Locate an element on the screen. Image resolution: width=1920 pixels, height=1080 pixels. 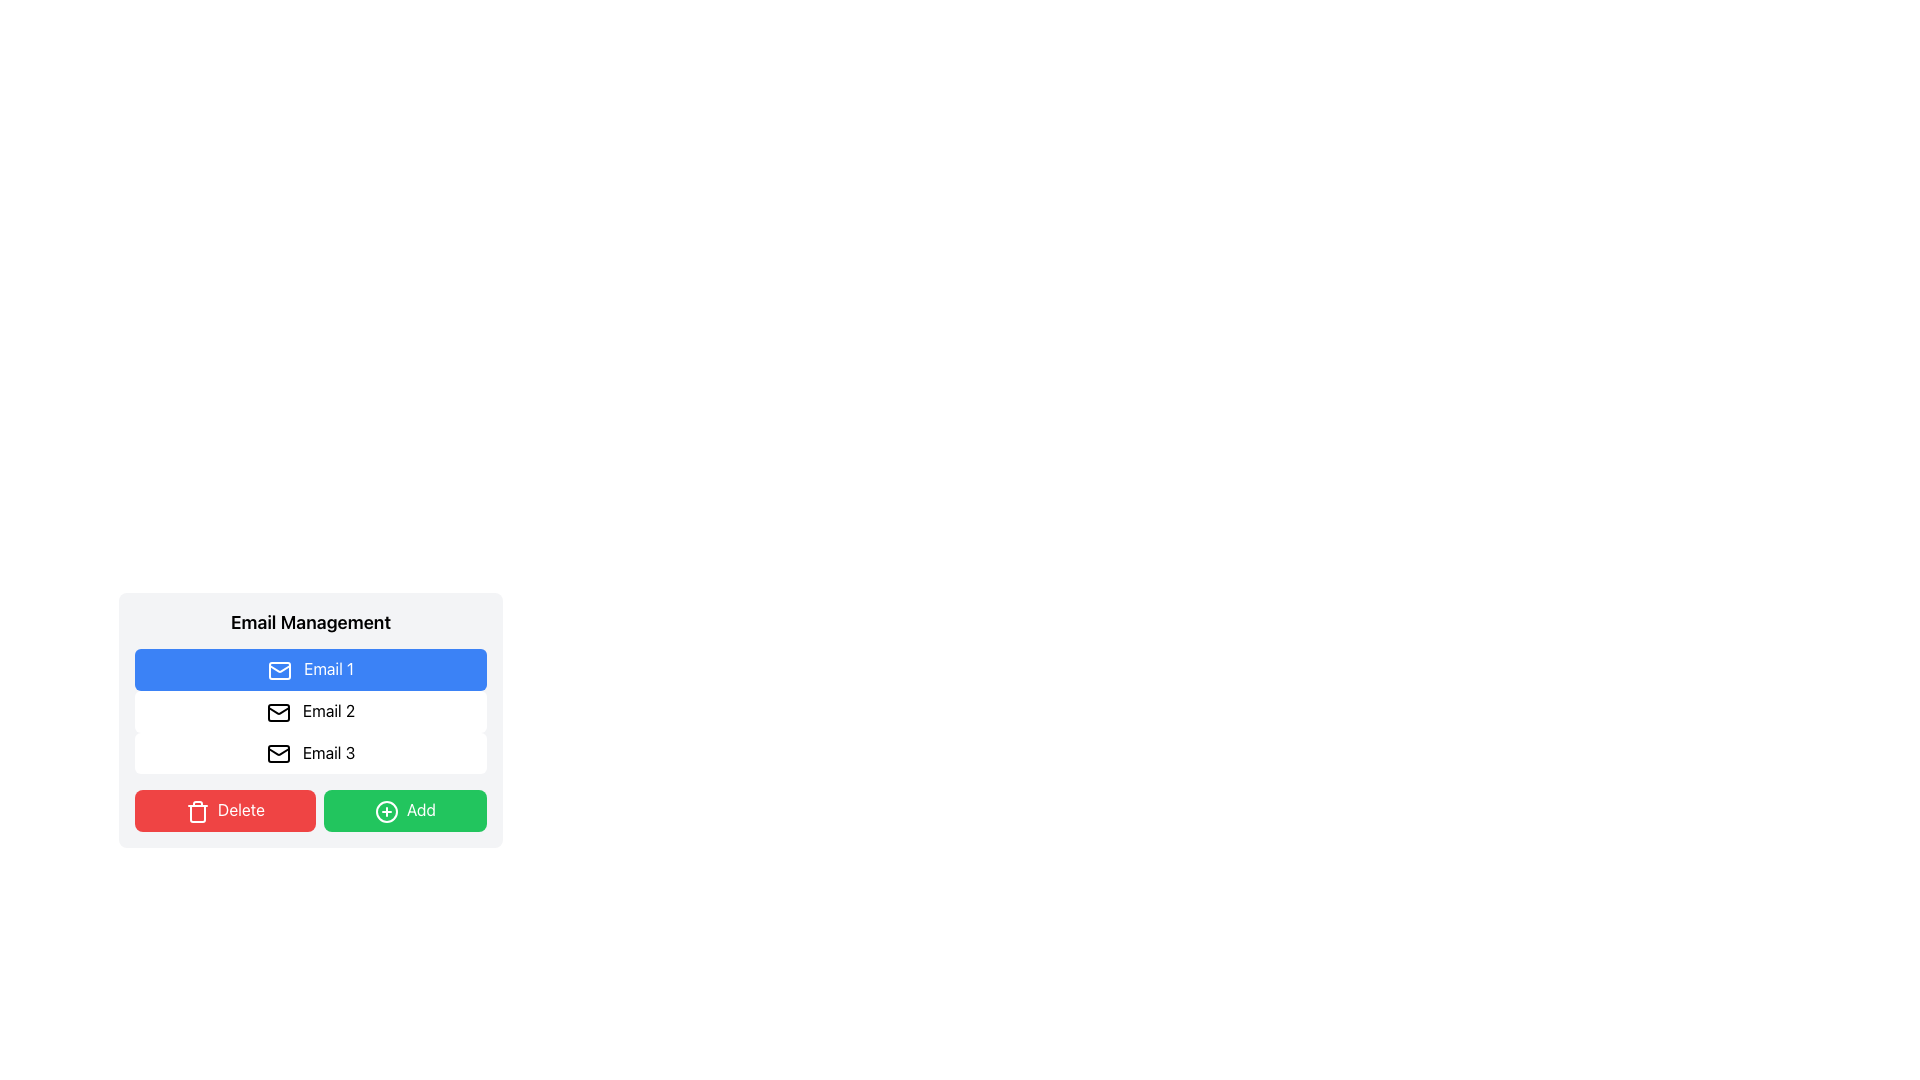
the decorative SVG icon for delete functionality located within the delete button at the bottom left corner of the panel is located at coordinates (197, 814).